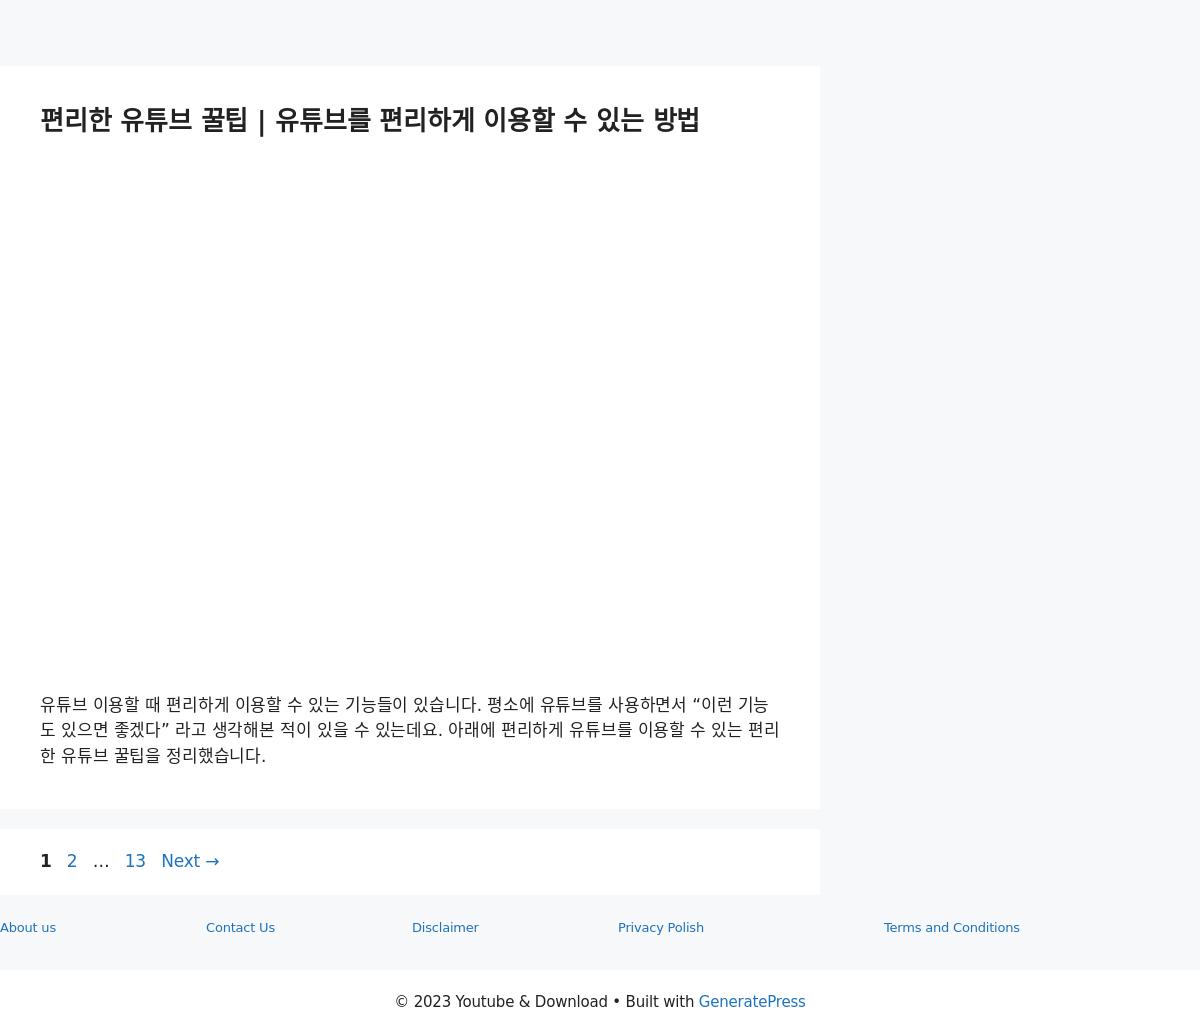 This screenshot has height=1033, width=1200. I want to click on '유튜브 이용할 때 편리하게 이용할 수 있는 기능들이 있습니다. 평소에 유튜브를 사용하면서 “이런 기능도 있으면 좋겠다” 라고 생각해본 적이 있을 수 있는데요. 아래에 편리하게 유튜브를 이용할 수 있는 편리한 유튜브 꿀팁을 정리했습니다.', so click(409, 729).